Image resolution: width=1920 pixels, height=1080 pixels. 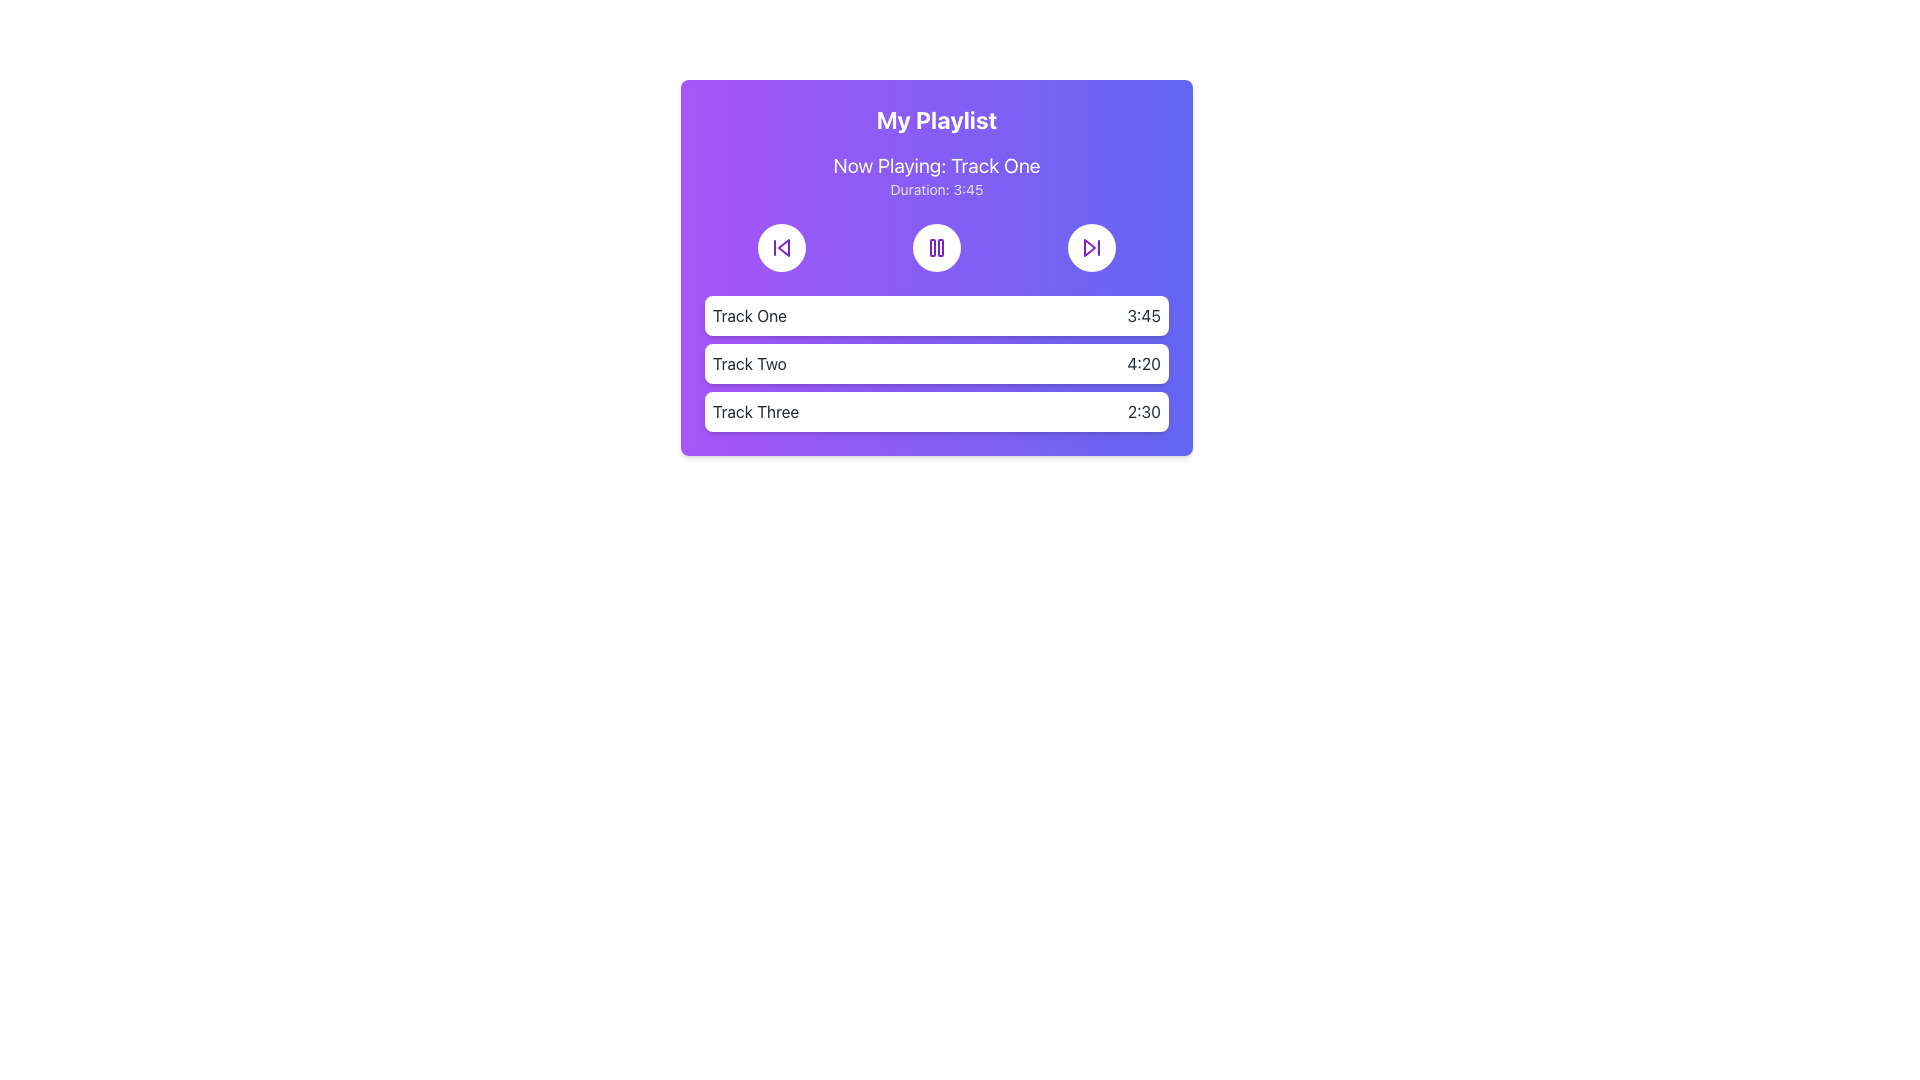 I want to click on the text label that displays the title of a music track in the playlist, positioned on the left side of the card, so click(x=748, y=315).